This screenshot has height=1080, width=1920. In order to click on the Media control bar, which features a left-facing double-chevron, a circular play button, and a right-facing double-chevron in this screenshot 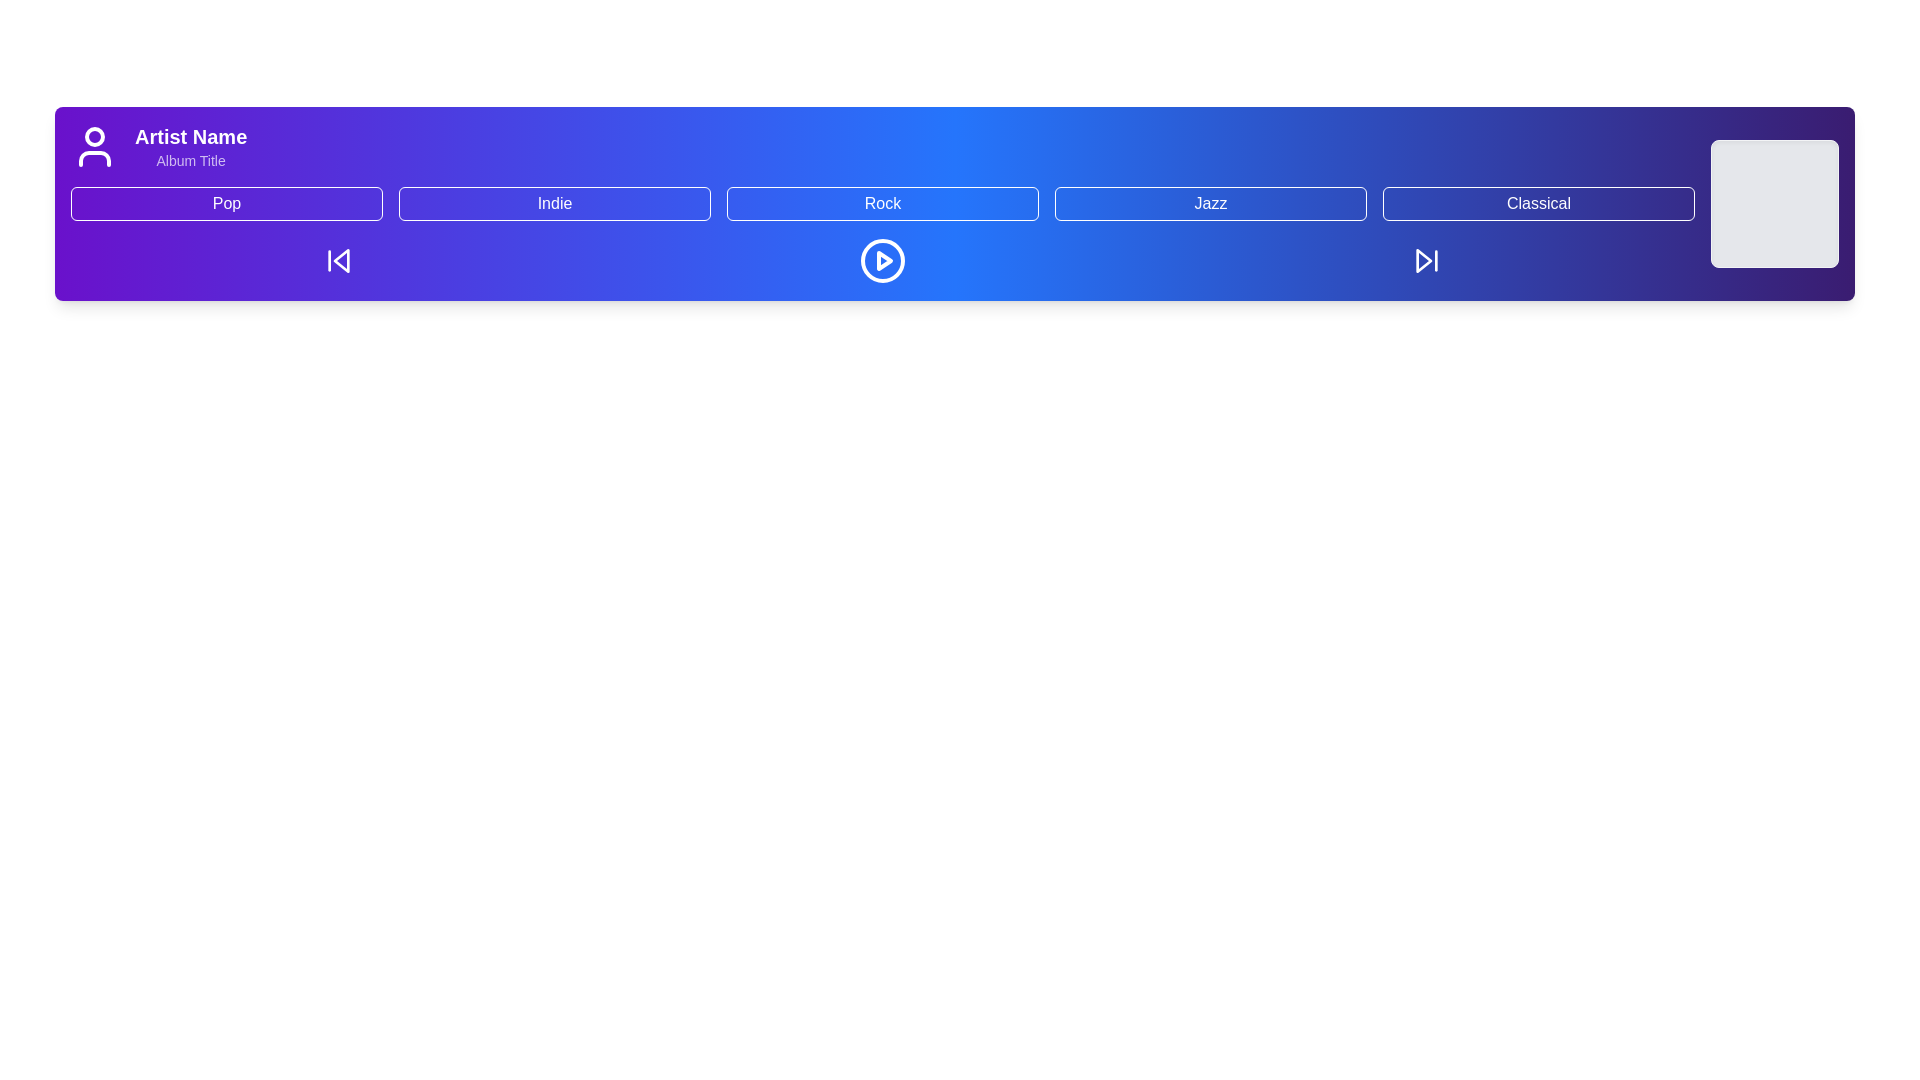, I will do `click(882, 260)`.